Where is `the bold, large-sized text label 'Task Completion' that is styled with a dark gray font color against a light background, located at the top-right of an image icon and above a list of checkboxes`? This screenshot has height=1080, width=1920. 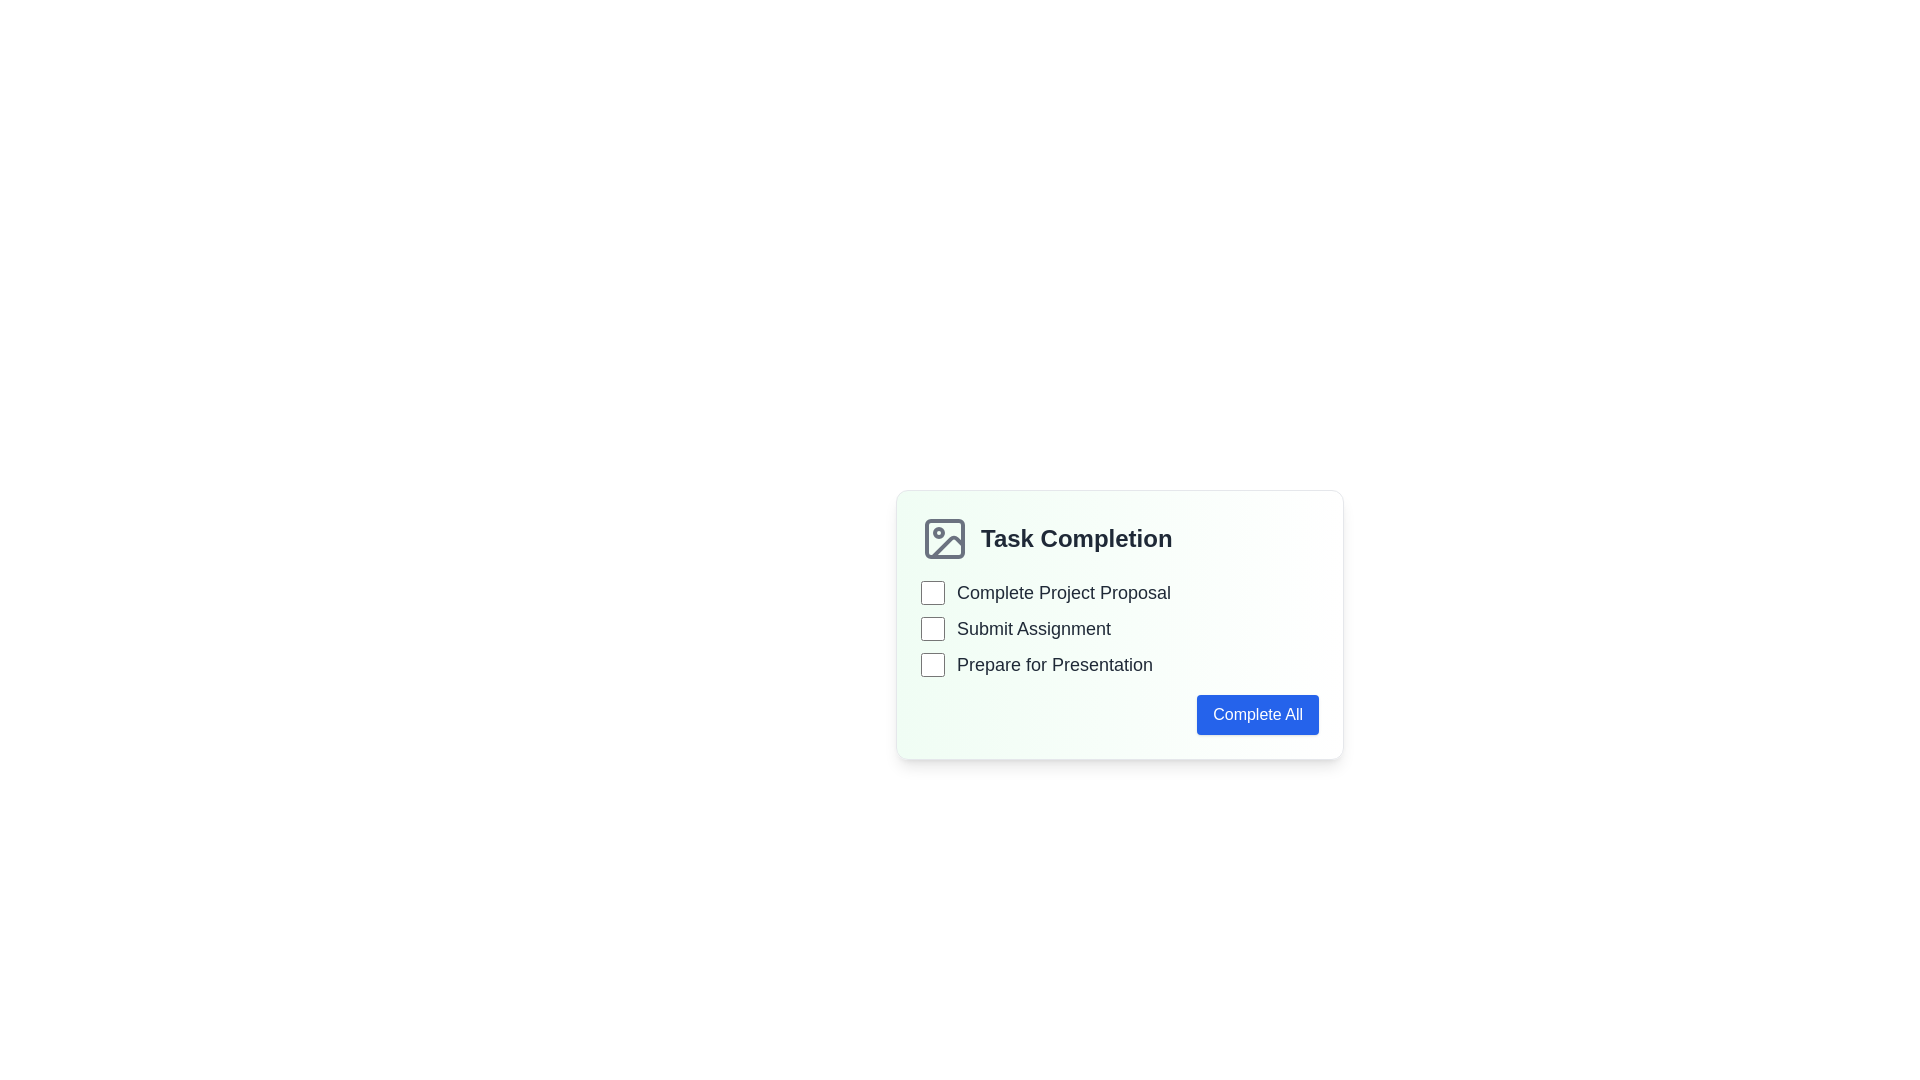 the bold, large-sized text label 'Task Completion' that is styled with a dark gray font color against a light background, located at the top-right of an image icon and above a list of checkboxes is located at coordinates (1075, 538).